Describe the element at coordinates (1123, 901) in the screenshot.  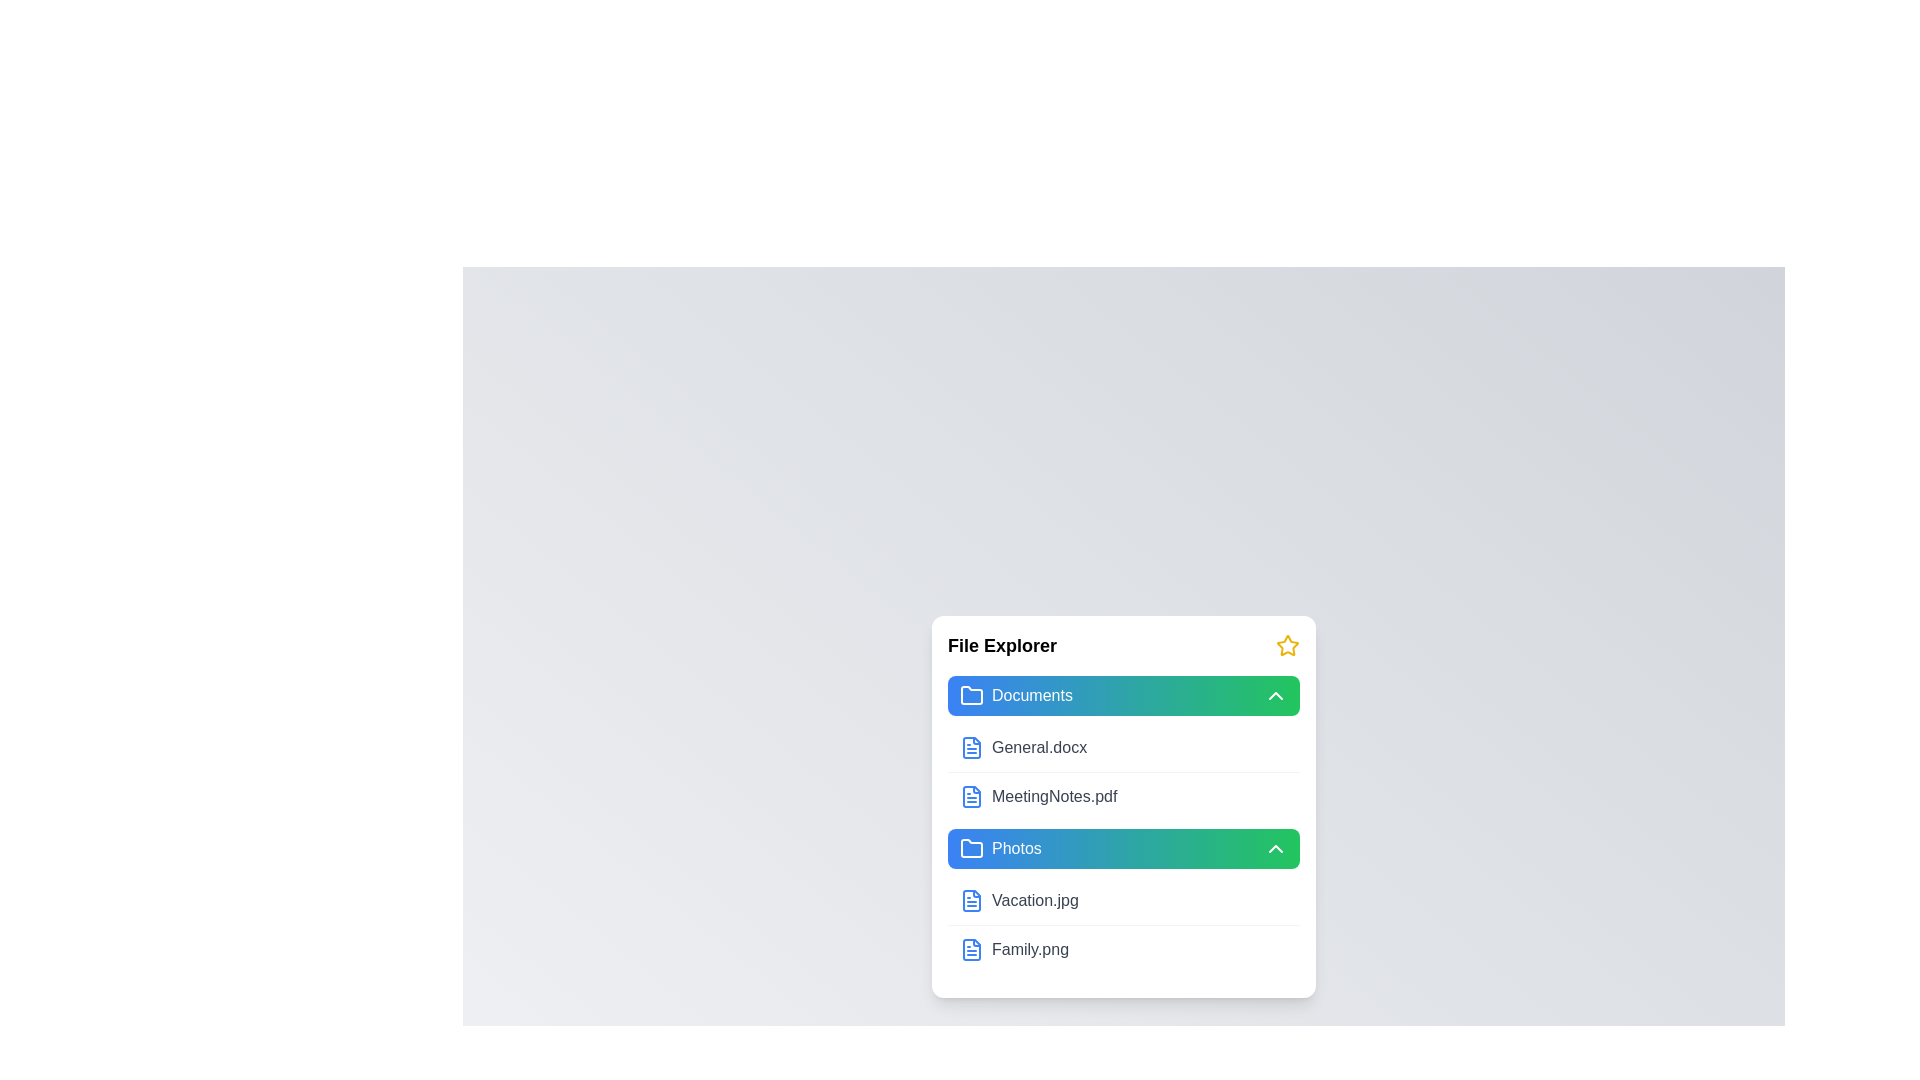
I see `the file item Vacation.jpg` at that location.